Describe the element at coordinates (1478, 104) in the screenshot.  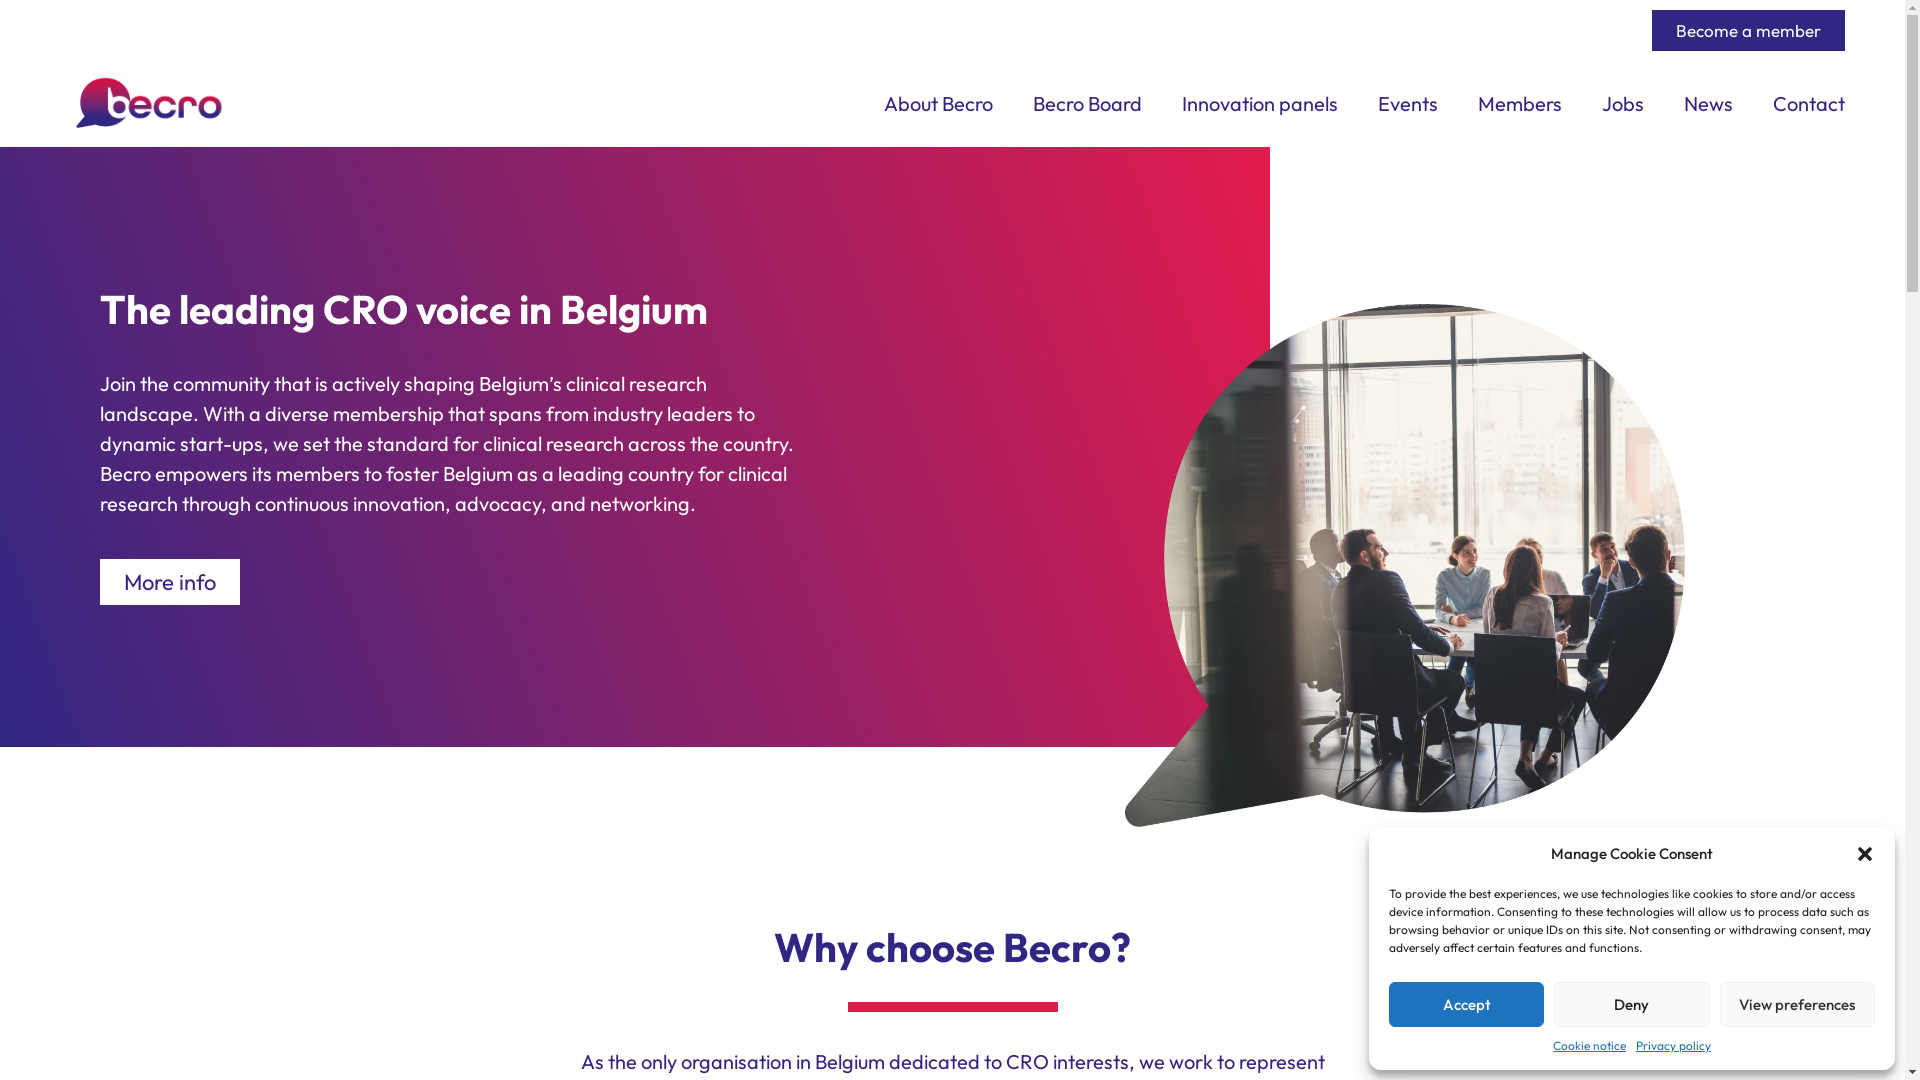
I see `'Members'` at that location.